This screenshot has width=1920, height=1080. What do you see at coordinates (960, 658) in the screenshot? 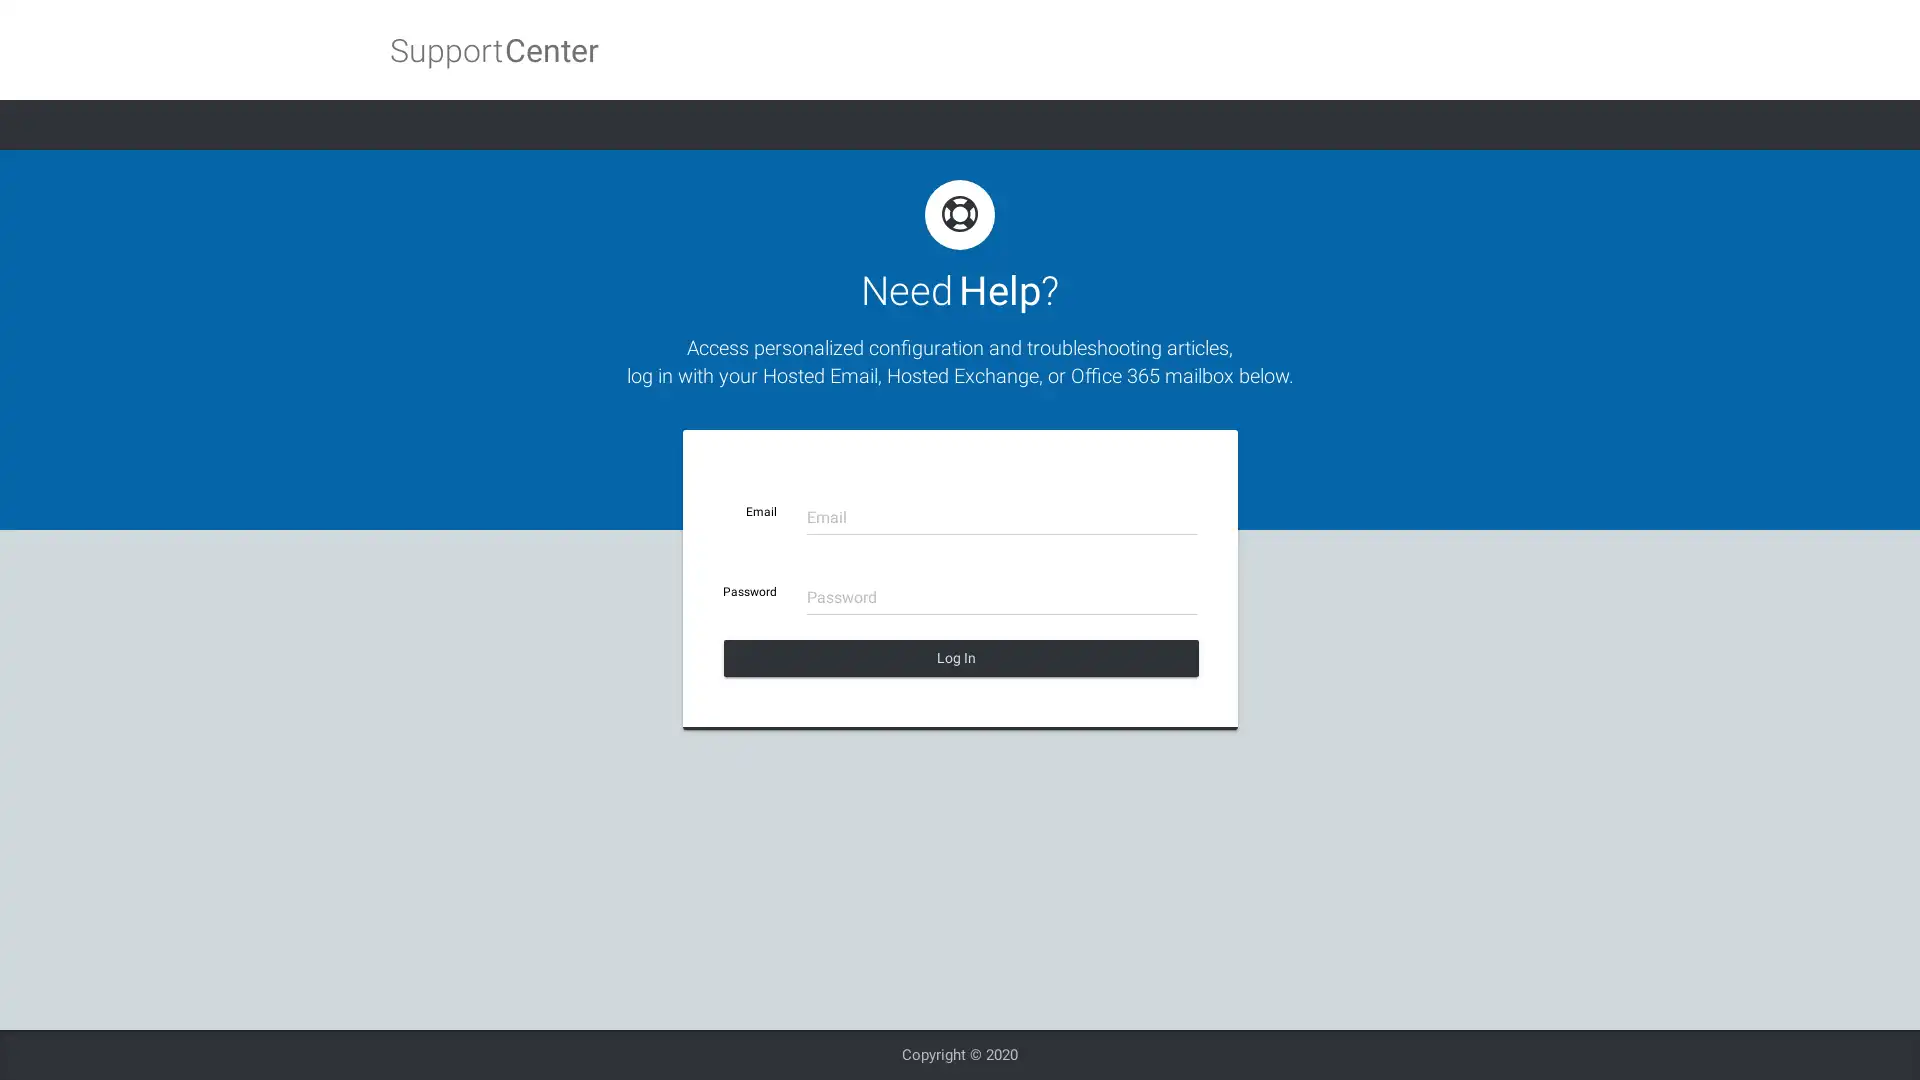
I see `Log In` at bounding box center [960, 658].